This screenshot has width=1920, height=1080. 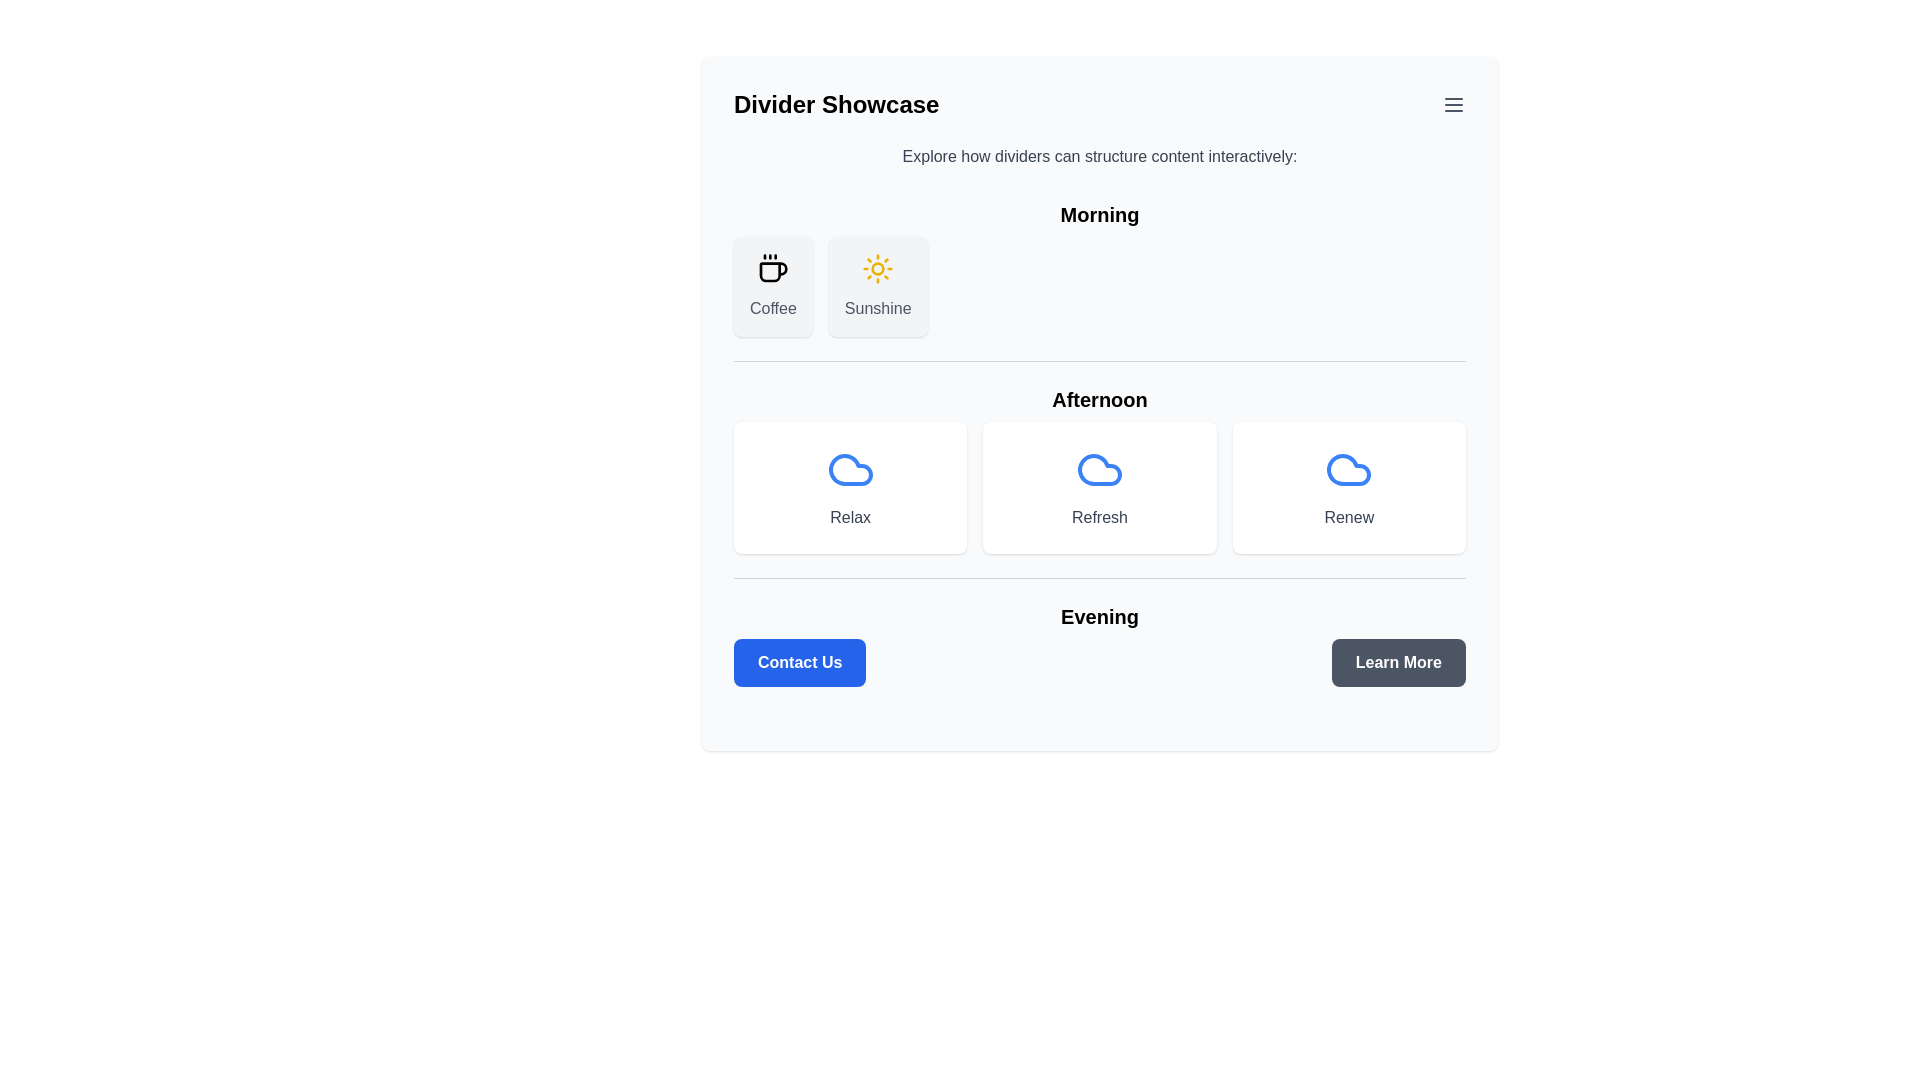 I want to click on the individual section of the grid layout UI component labeled 'Relax', 'Refresh', or 'Renew' in the 'Afternoon' section, so click(x=1098, y=488).